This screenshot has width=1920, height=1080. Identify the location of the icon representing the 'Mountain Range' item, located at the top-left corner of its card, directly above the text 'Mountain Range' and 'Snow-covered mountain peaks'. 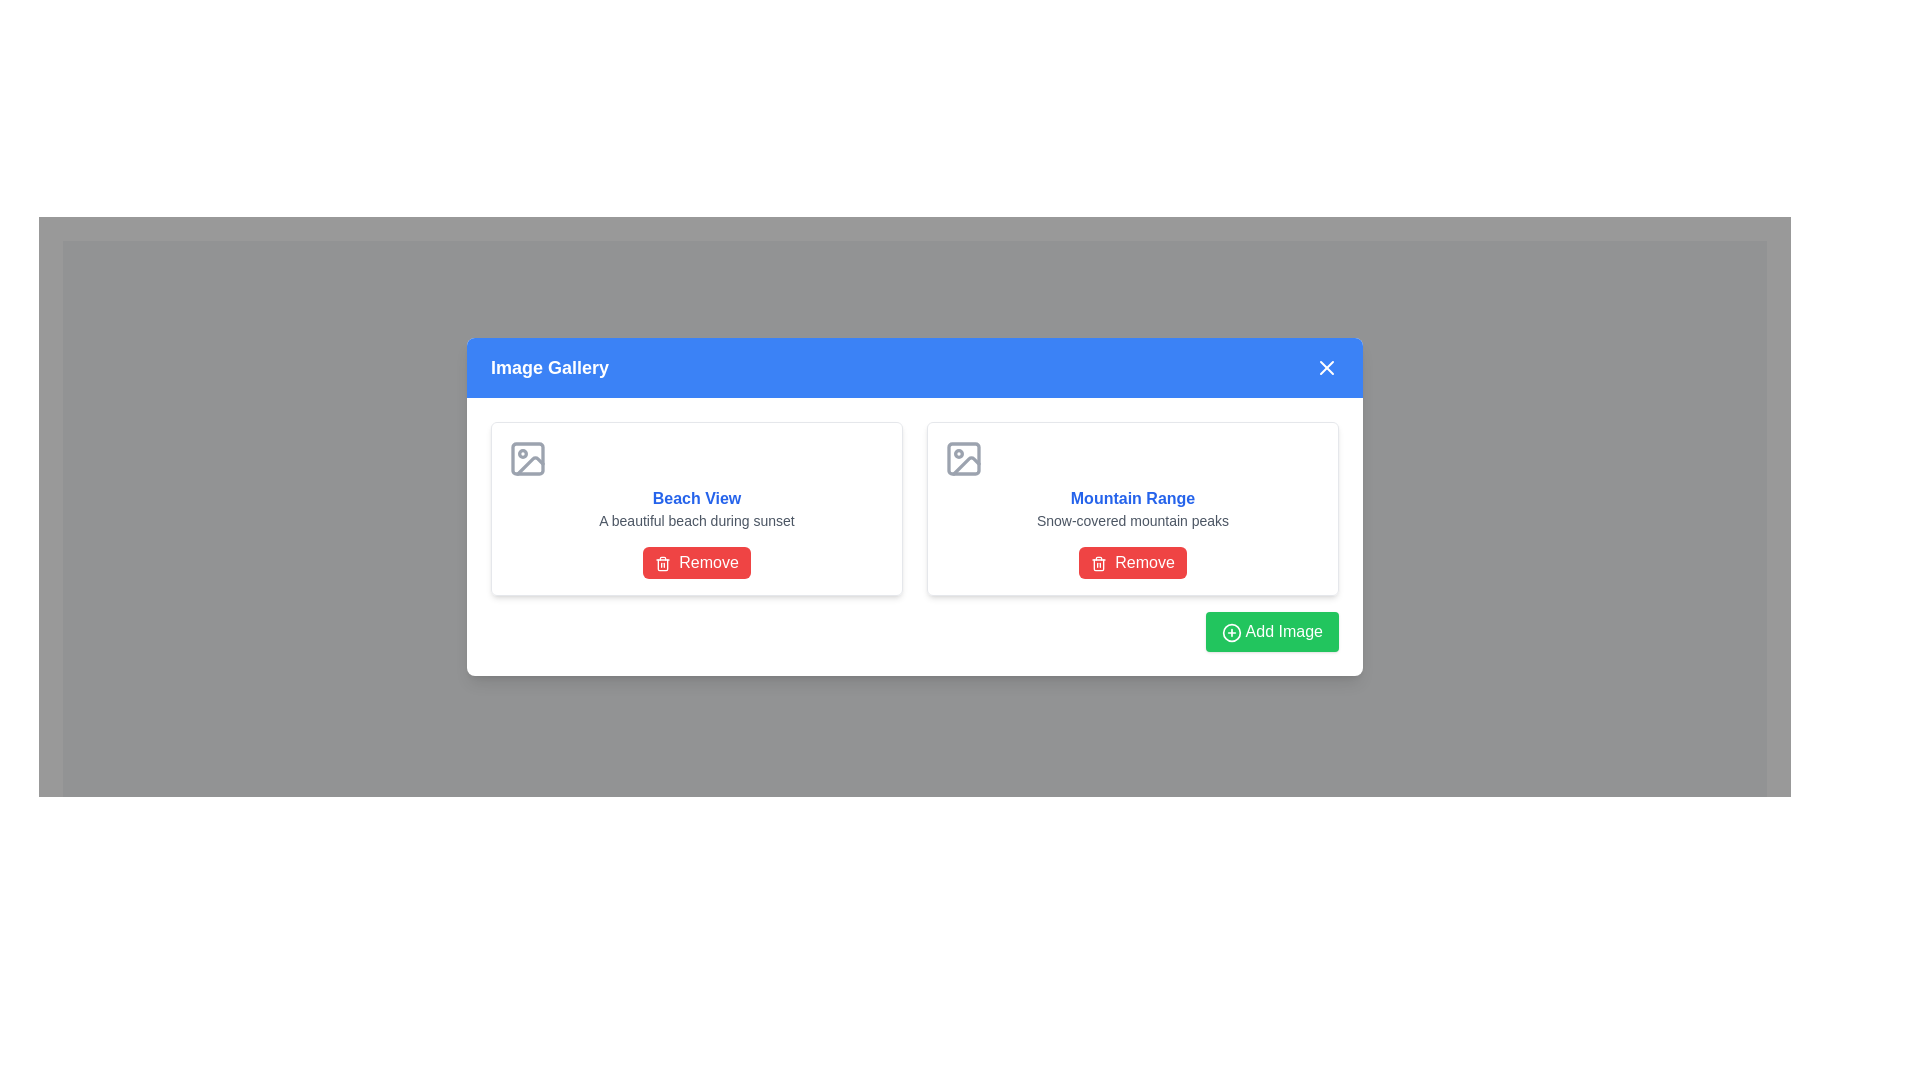
(964, 459).